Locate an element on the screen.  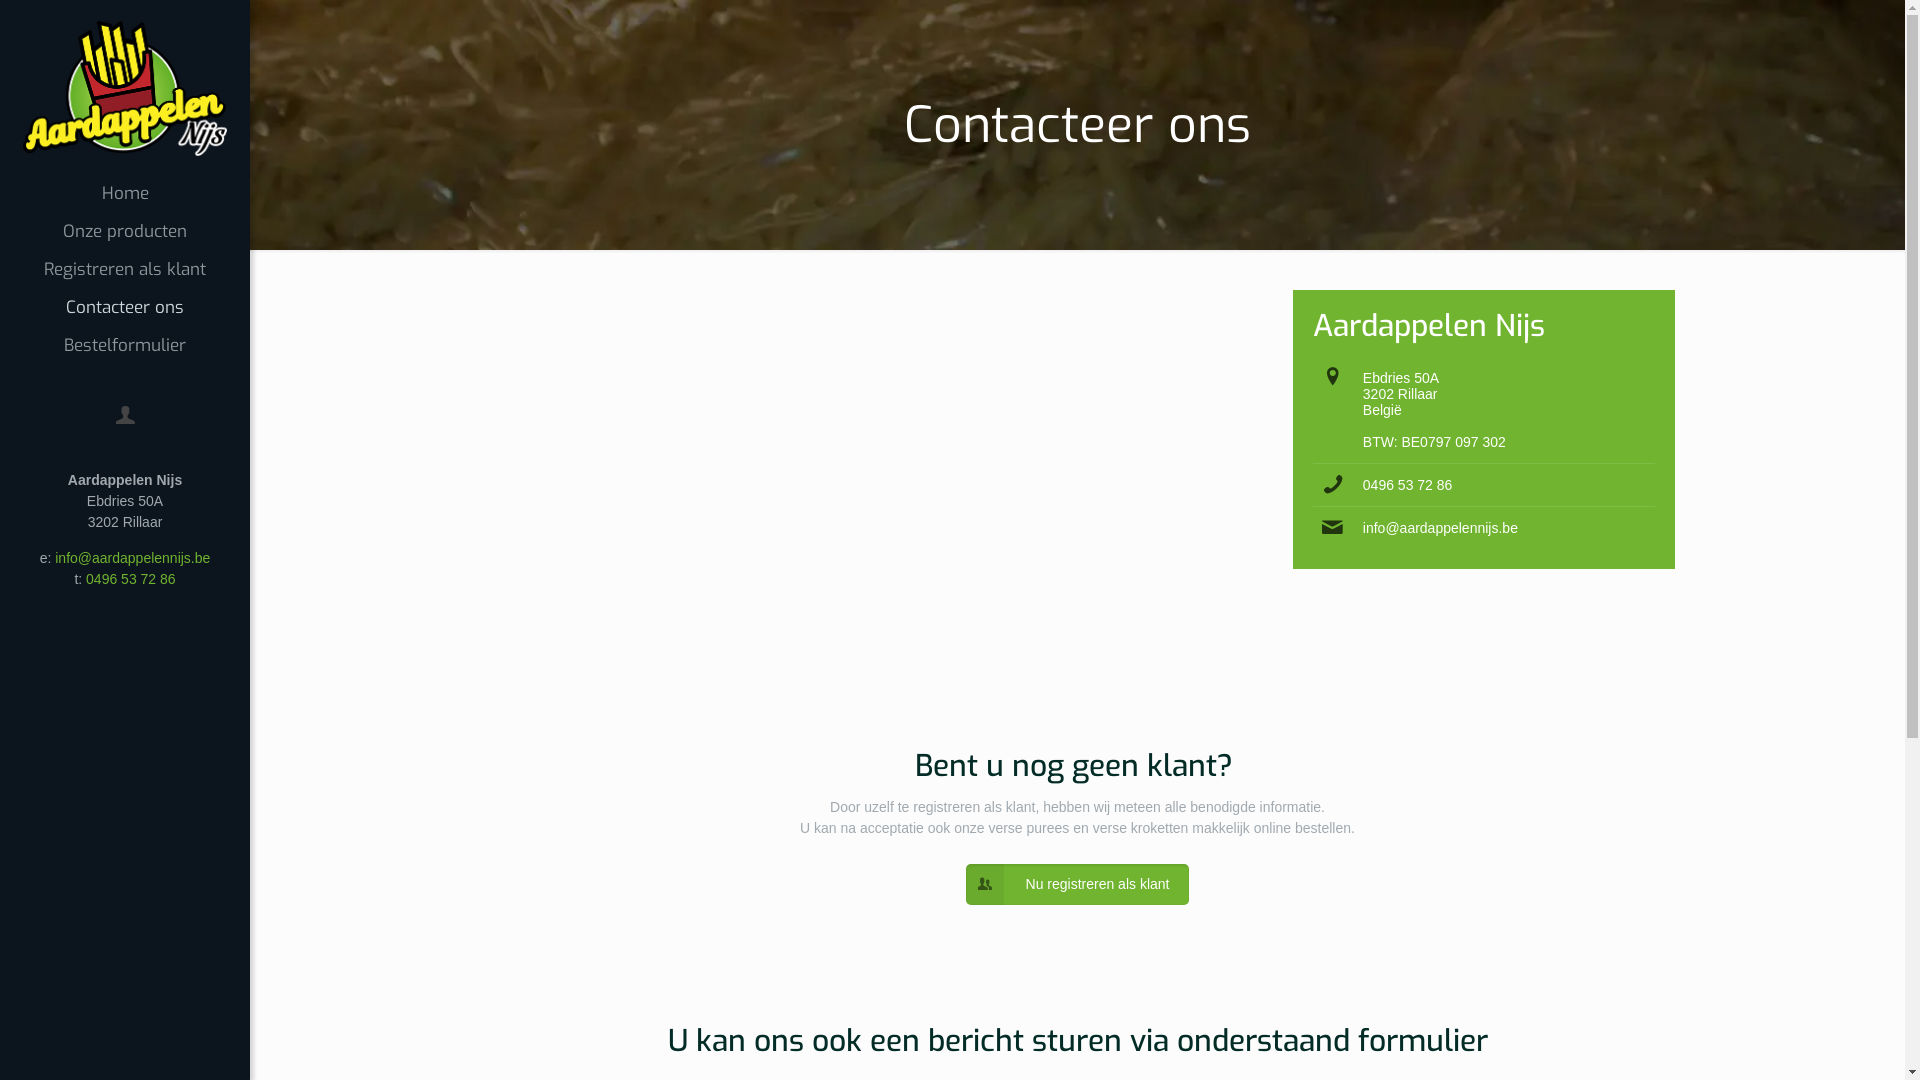
'Aardappelen Nijs' is located at coordinates (123, 86).